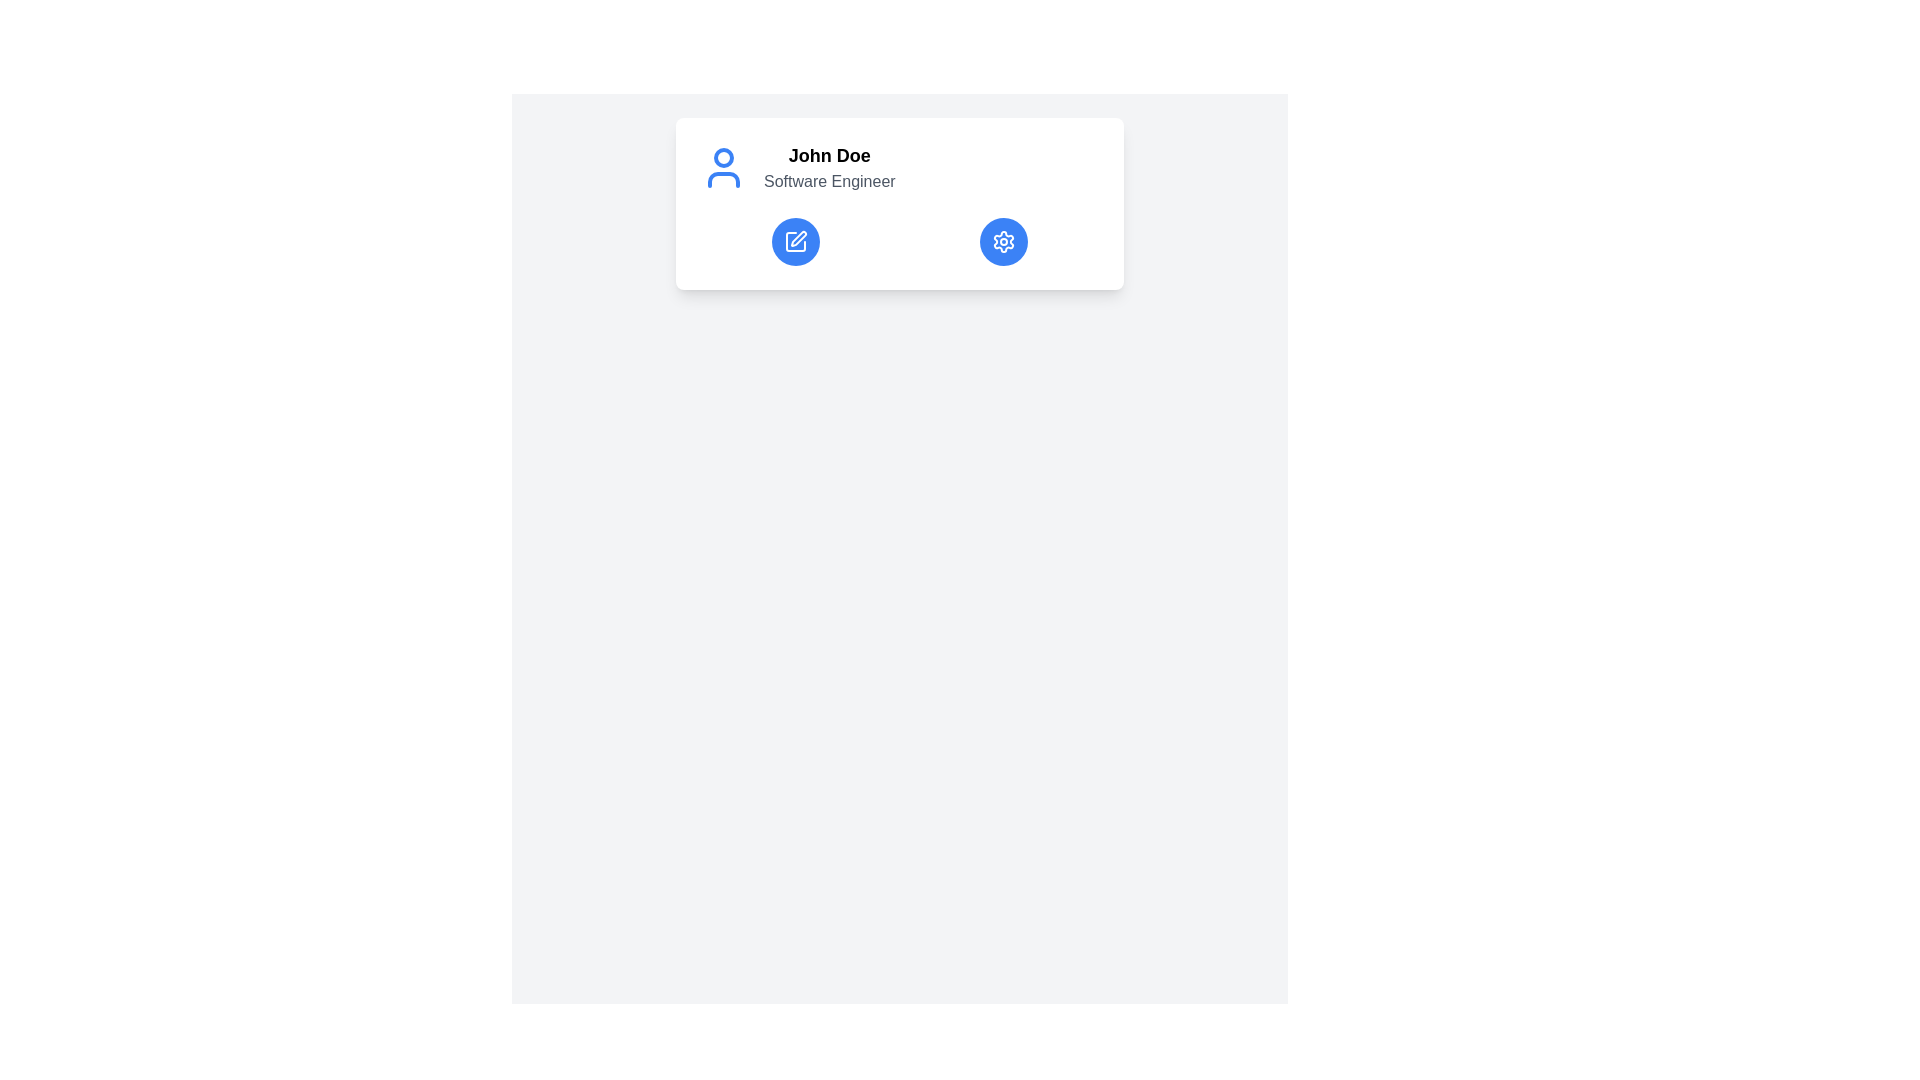 The width and height of the screenshot is (1920, 1080). I want to click on text displayed in the Text Label that shows the user's job title or role, located beneath 'John Doe', so click(829, 181).